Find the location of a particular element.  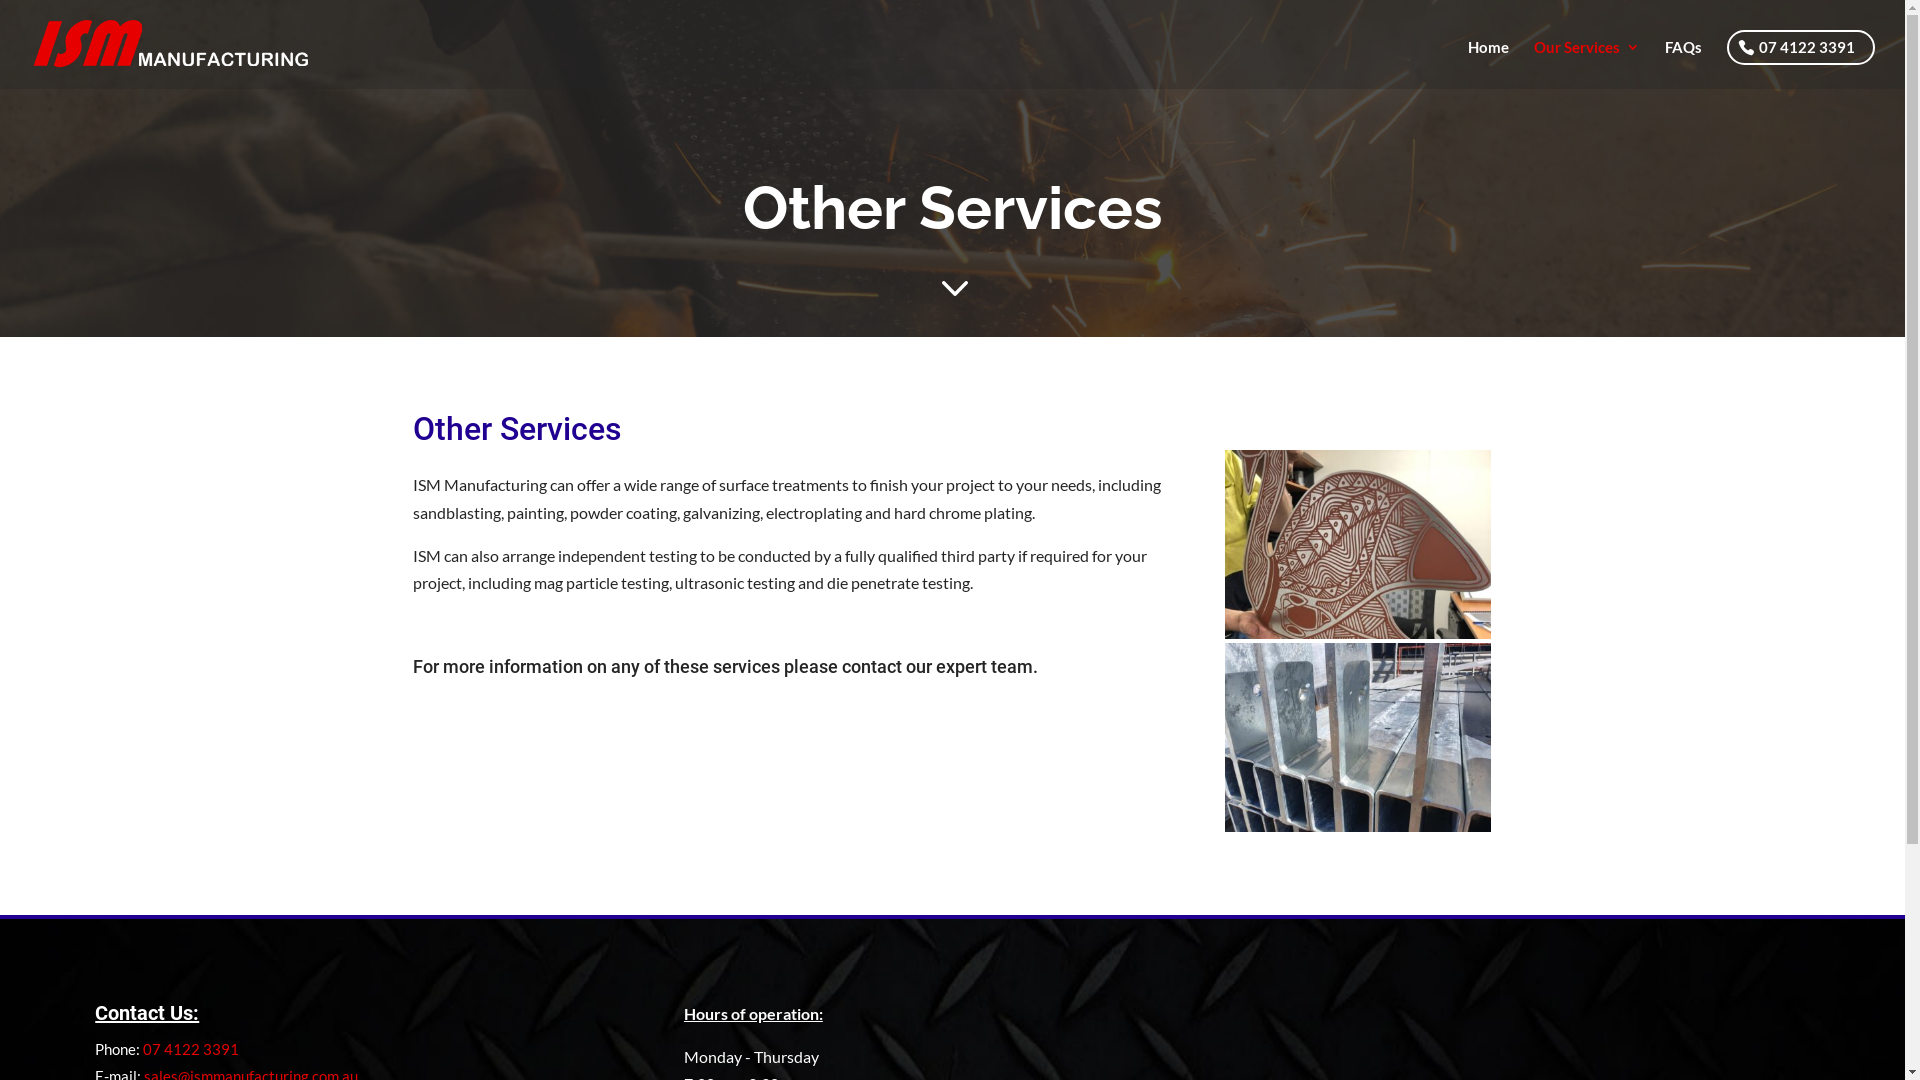

'Home' is located at coordinates (1488, 60).